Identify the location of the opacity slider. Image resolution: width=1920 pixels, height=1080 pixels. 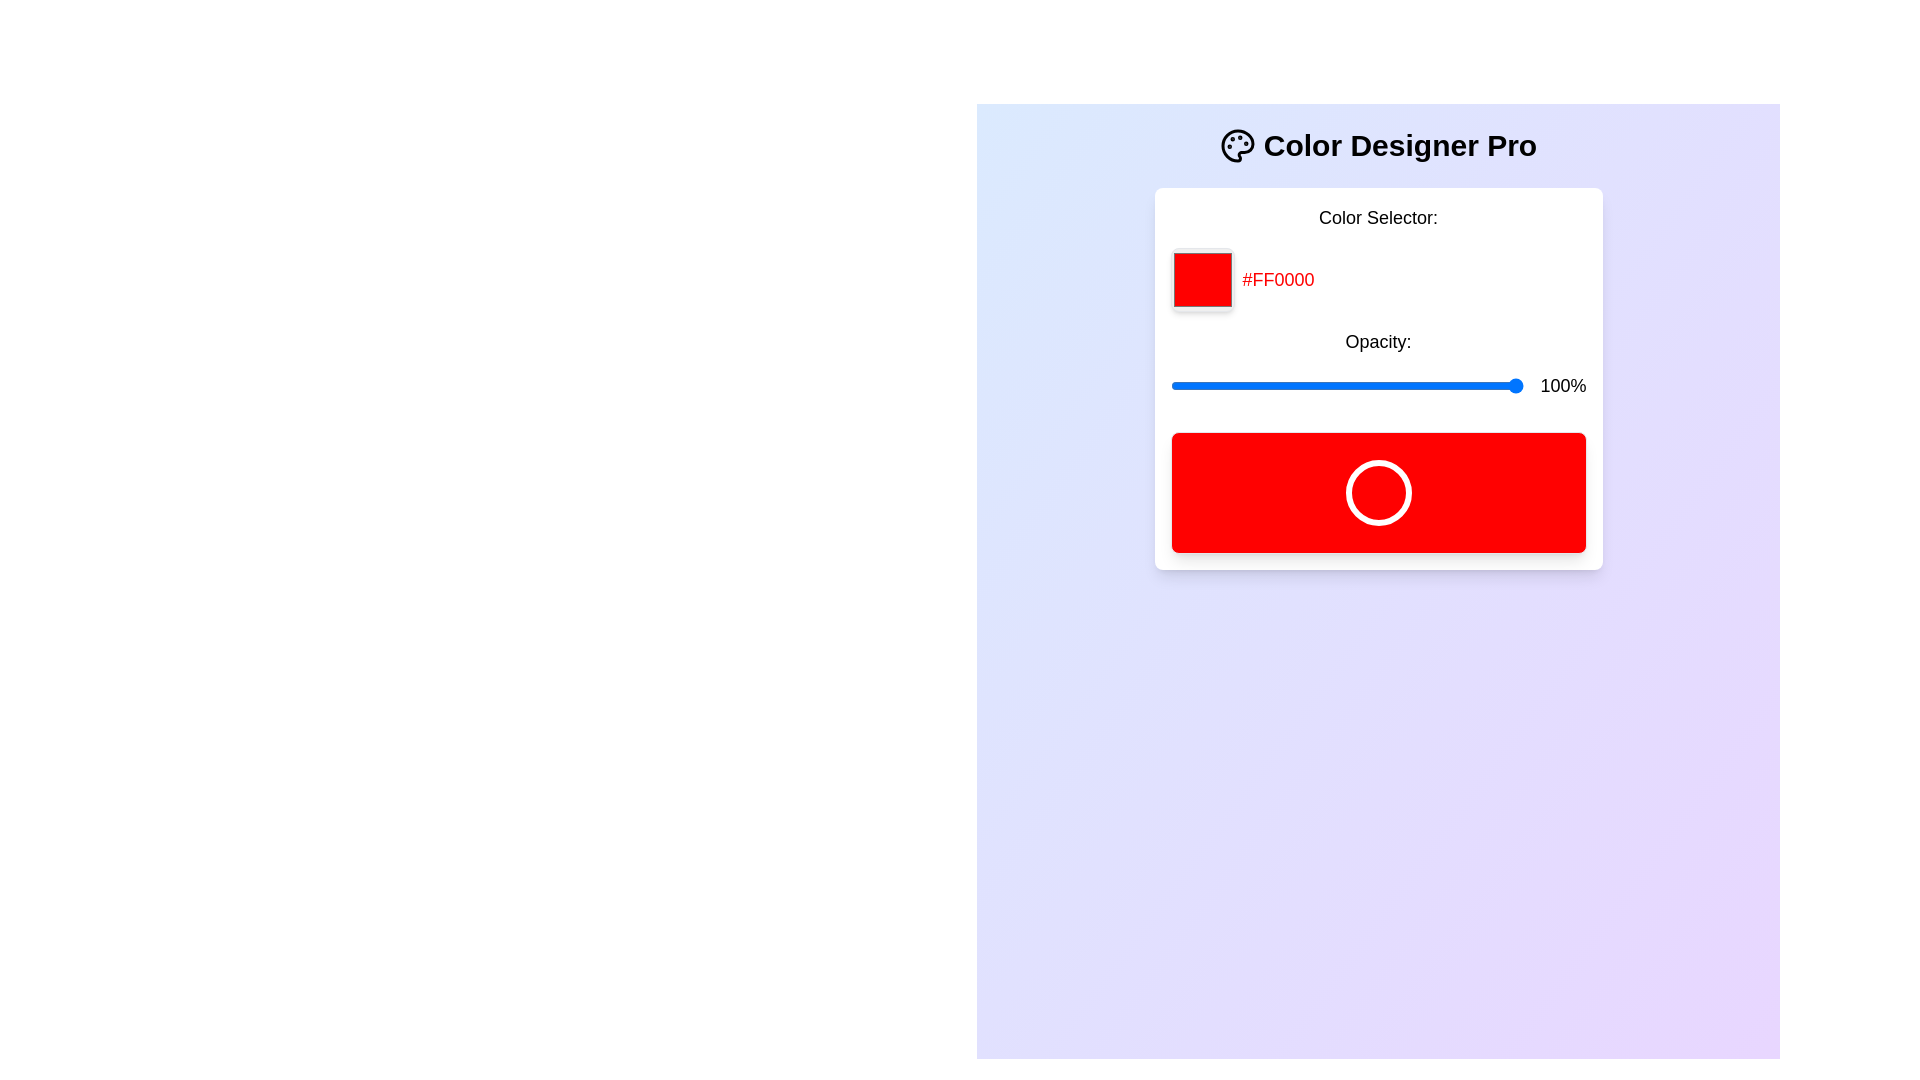
(1503, 385).